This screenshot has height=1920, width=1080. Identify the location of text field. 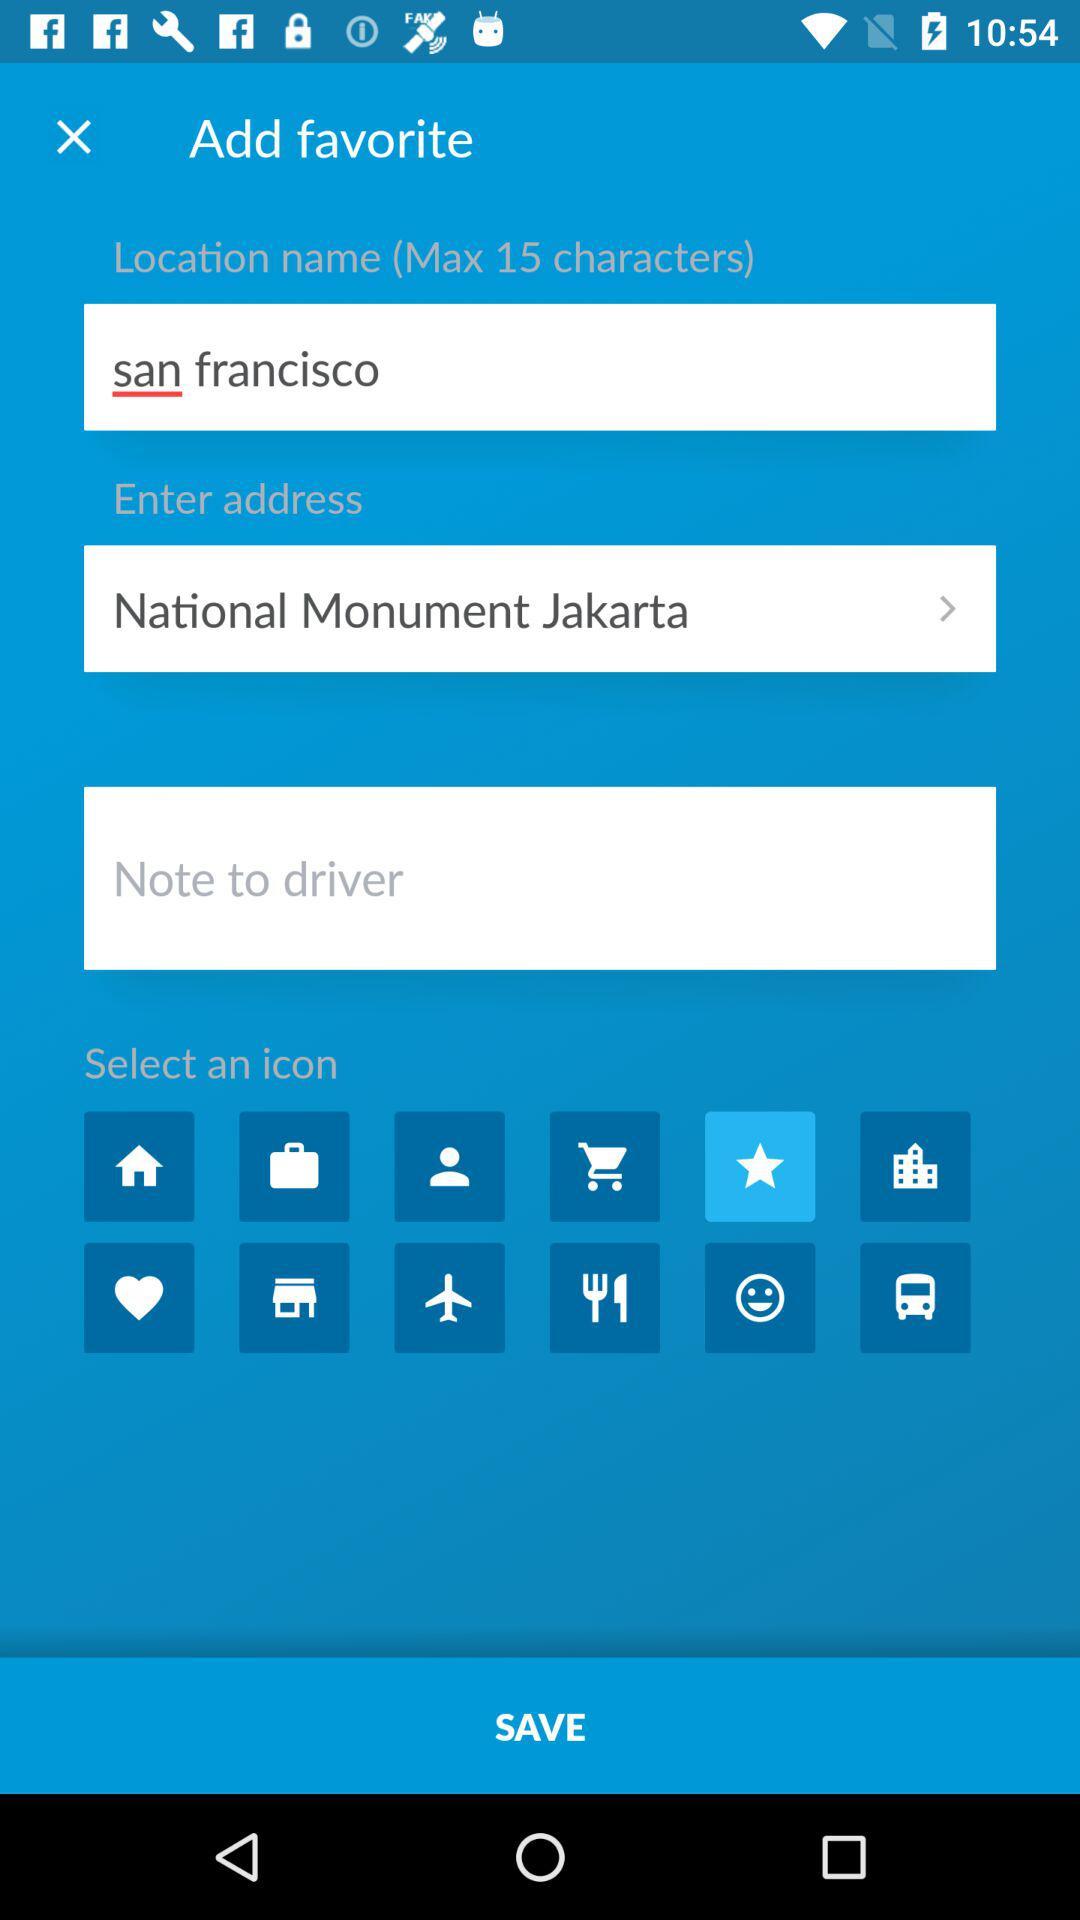
(540, 882).